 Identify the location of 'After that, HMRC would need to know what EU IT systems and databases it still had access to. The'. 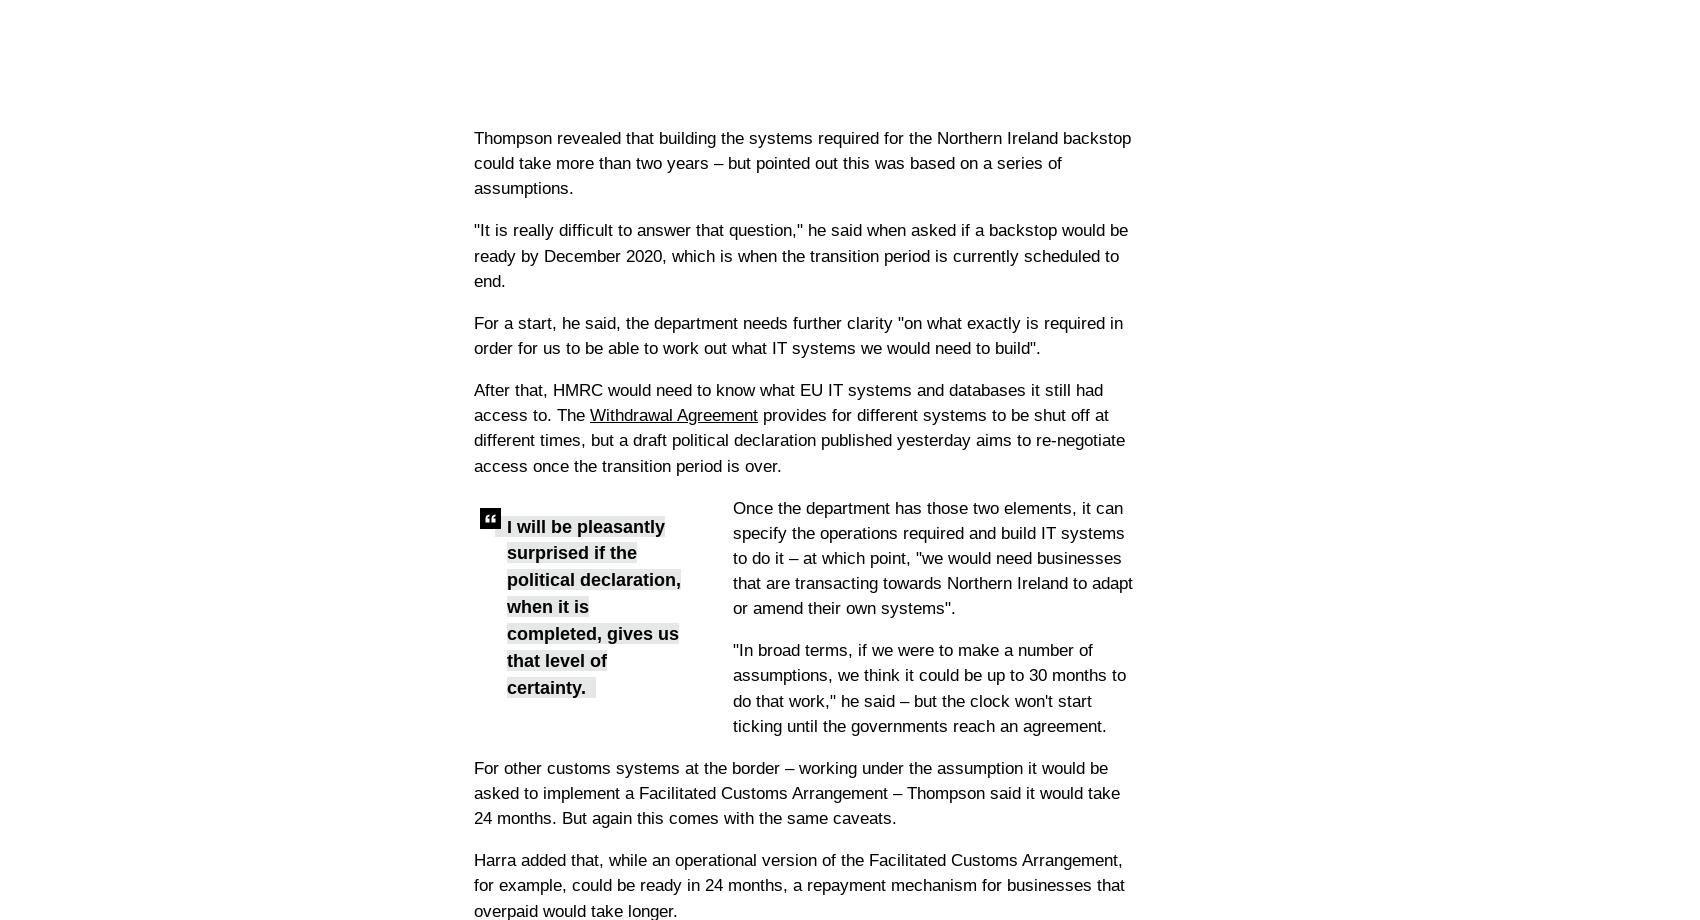
(787, 401).